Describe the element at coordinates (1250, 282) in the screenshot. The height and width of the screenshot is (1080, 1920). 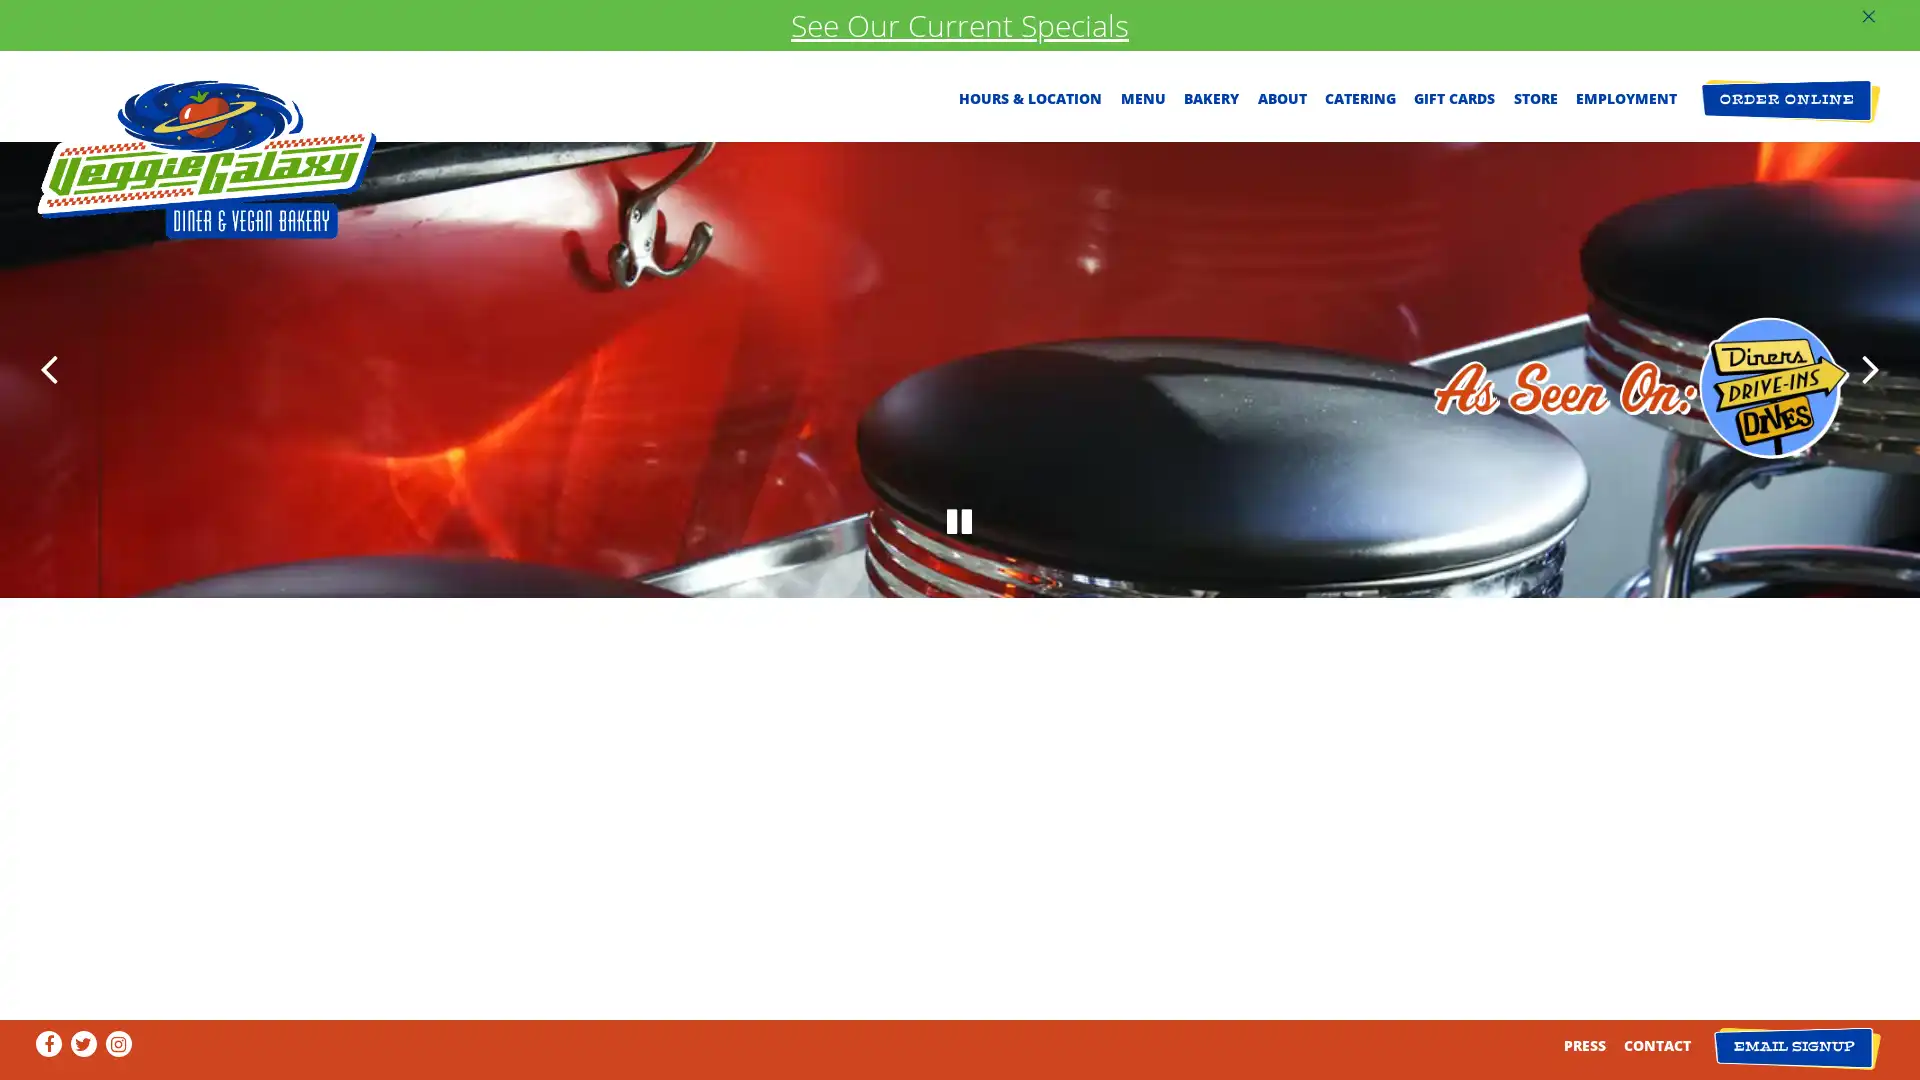
I see `Close` at that location.